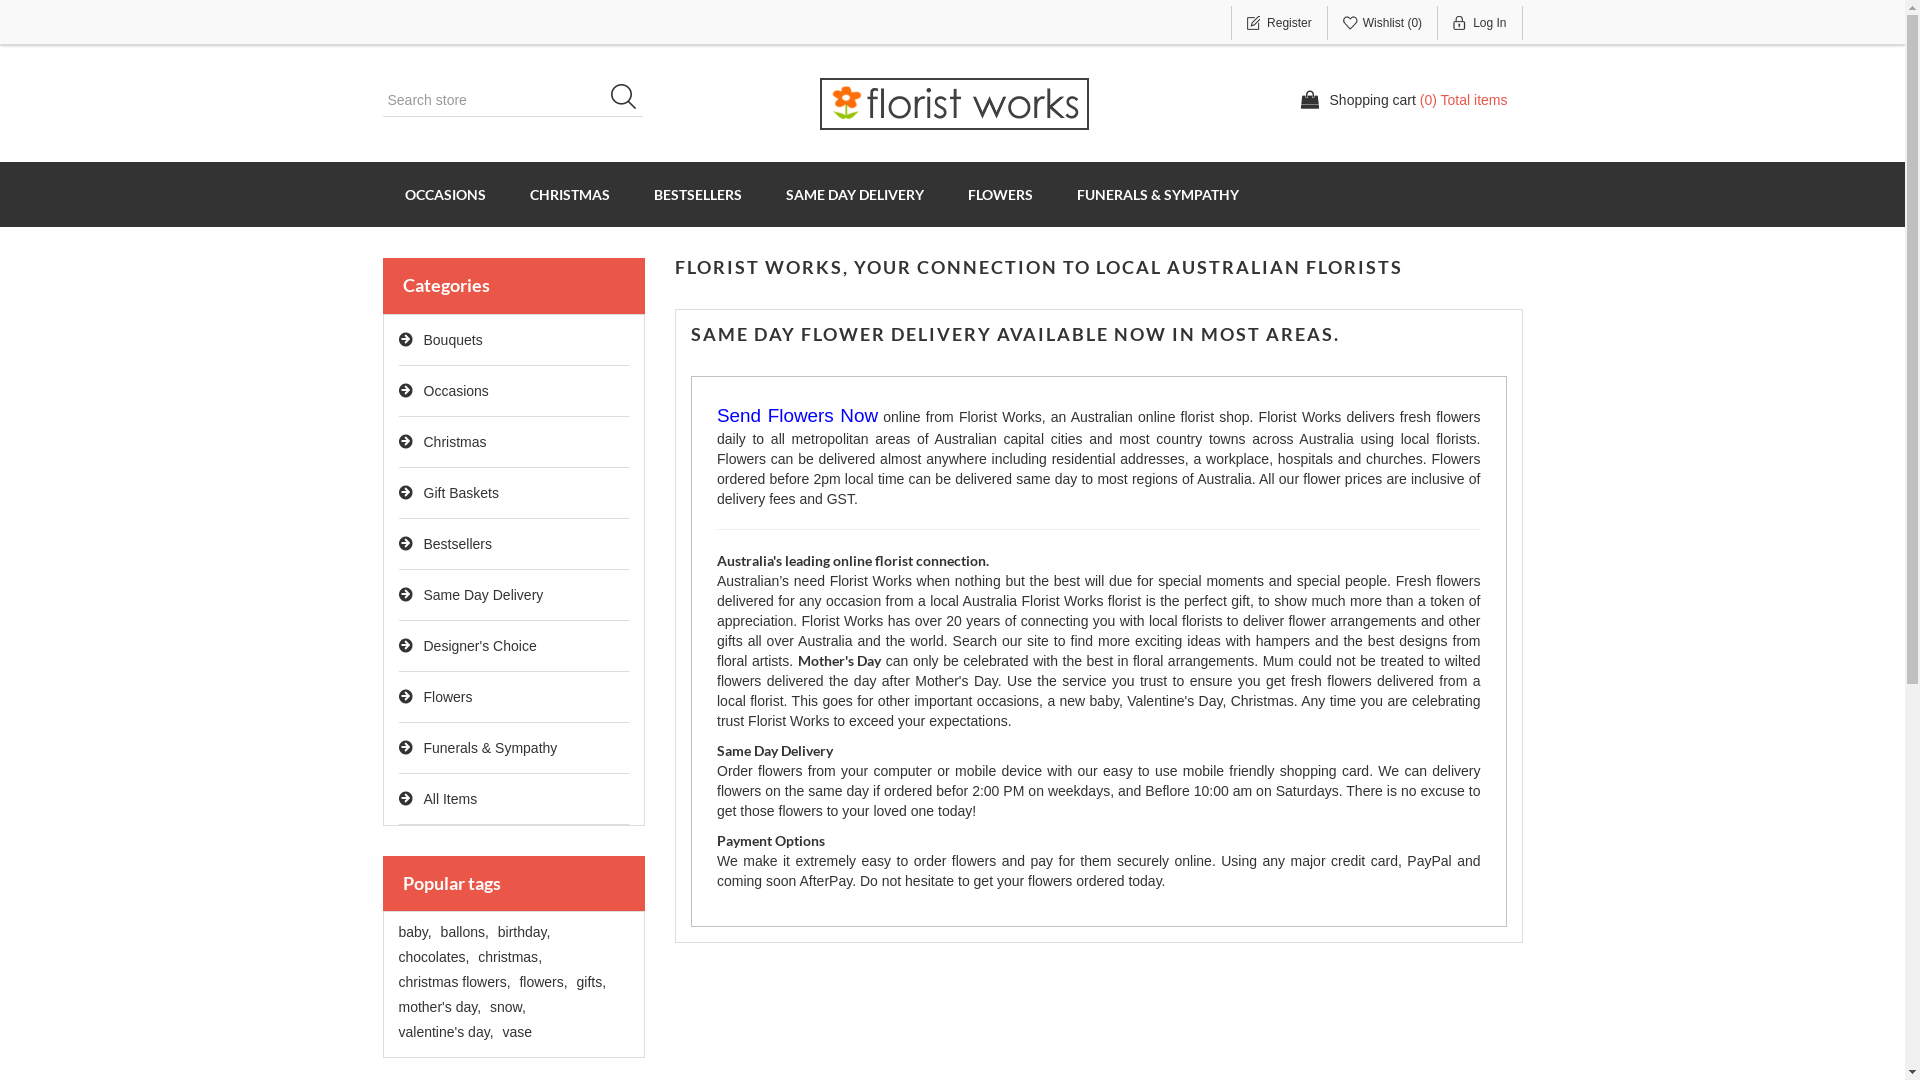  What do you see at coordinates (398, 1006) in the screenshot?
I see `'mother's day,'` at bounding box center [398, 1006].